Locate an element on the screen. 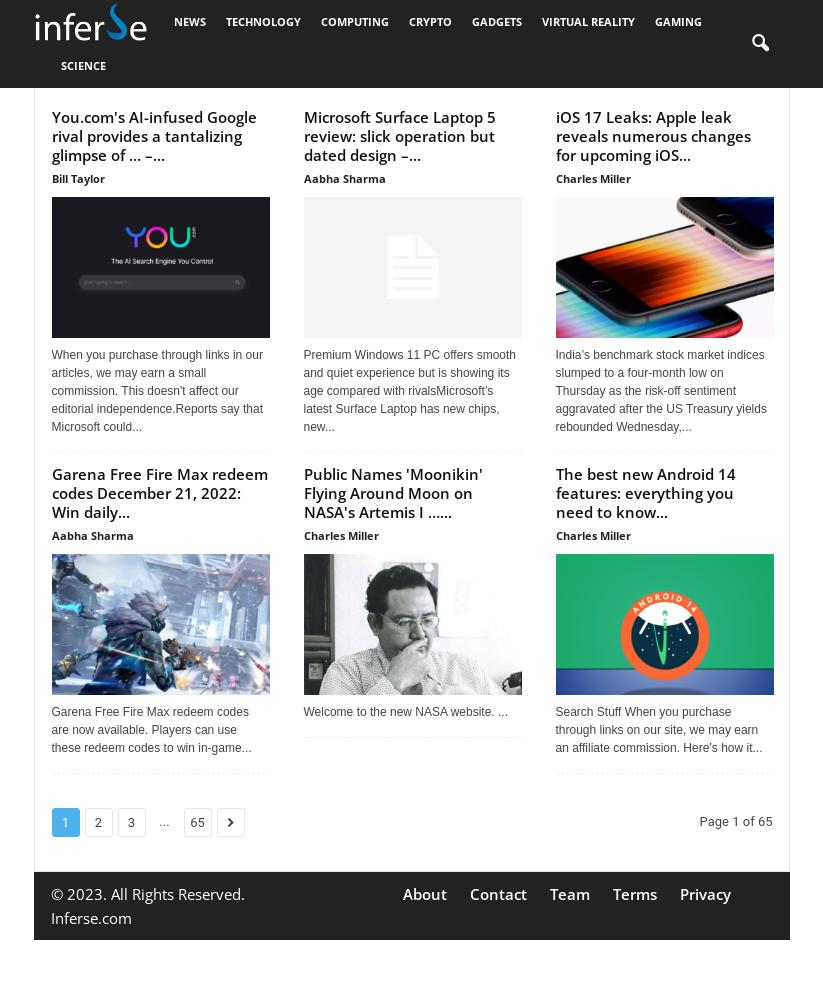 This screenshot has height=1000, width=823. 'About' is located at coordinates (424, 894).